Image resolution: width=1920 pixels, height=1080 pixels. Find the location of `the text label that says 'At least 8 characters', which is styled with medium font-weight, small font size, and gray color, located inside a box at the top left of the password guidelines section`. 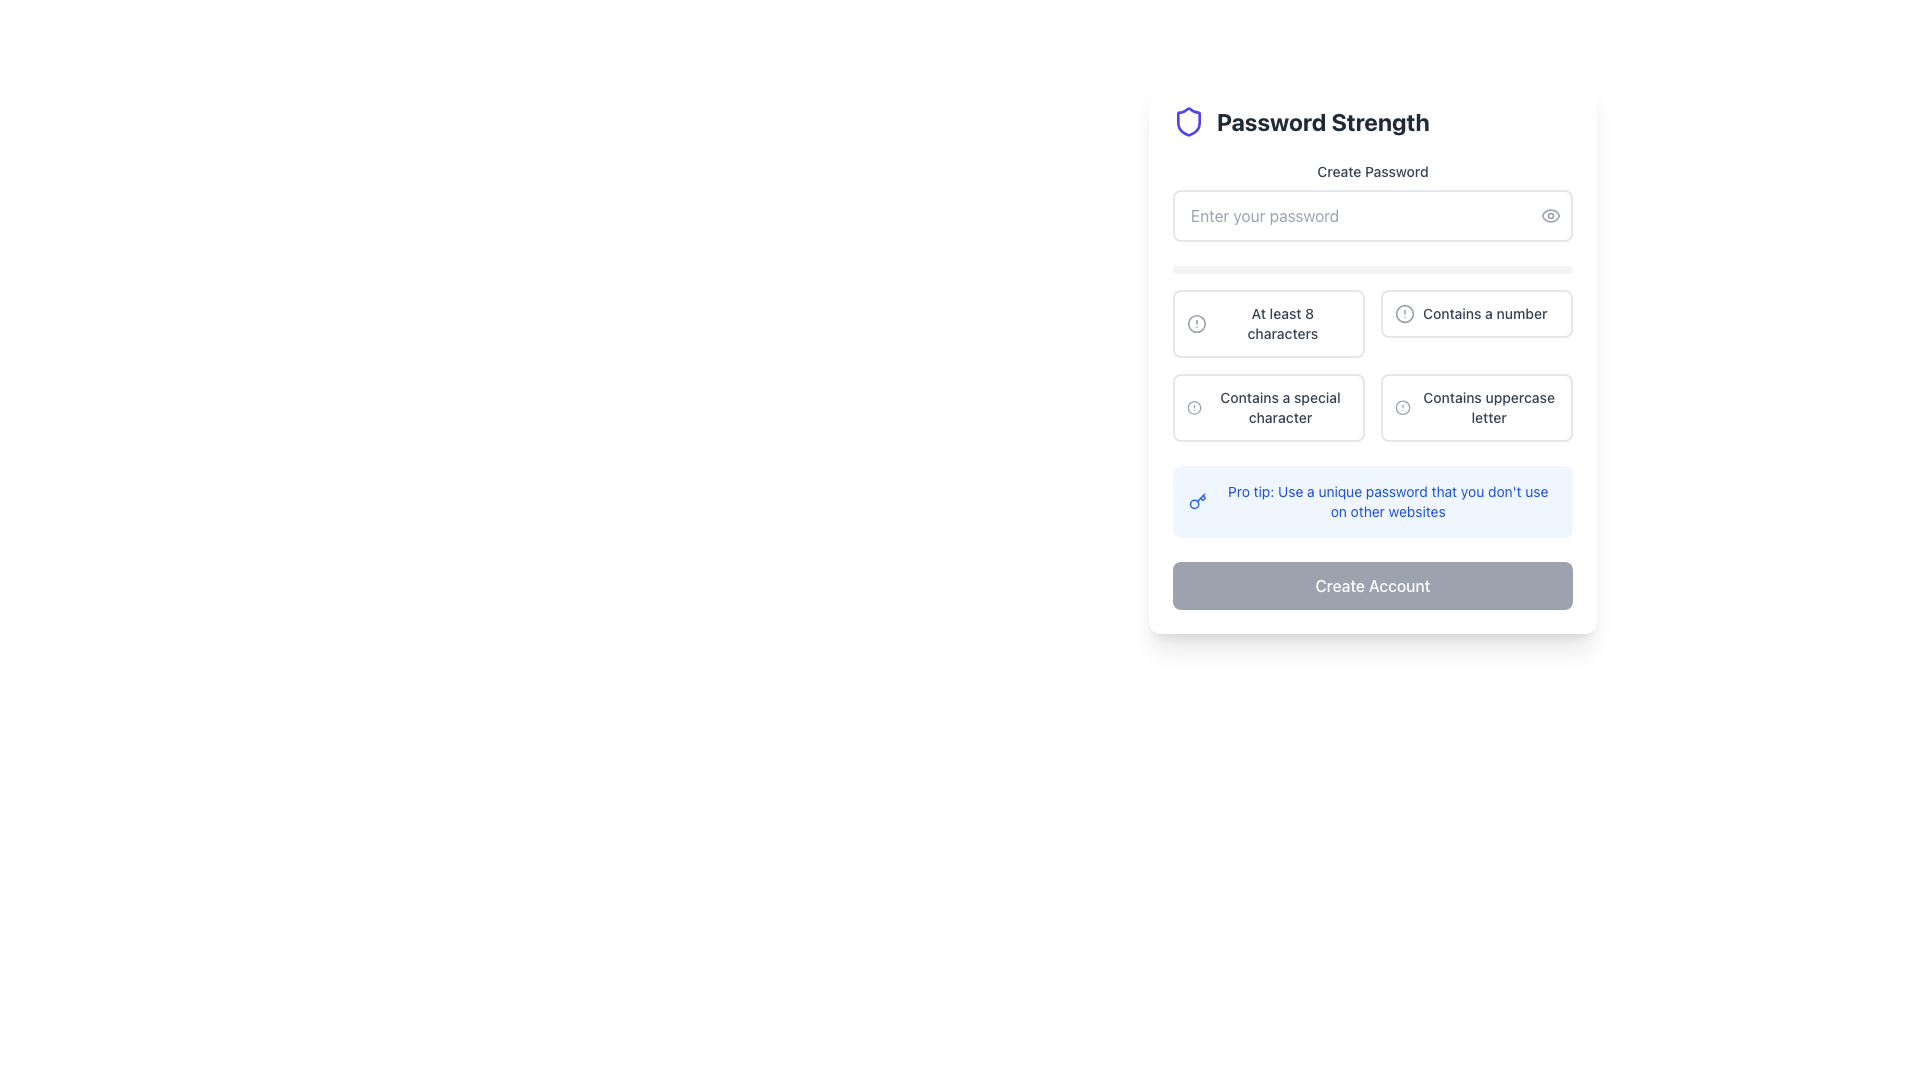

the text label that says 'At least 8 characters', which is styled with medium font-weight, small font size, and gray color, located inside a box at the top left of the password guidelines section is located at coordinates (1282, 323).